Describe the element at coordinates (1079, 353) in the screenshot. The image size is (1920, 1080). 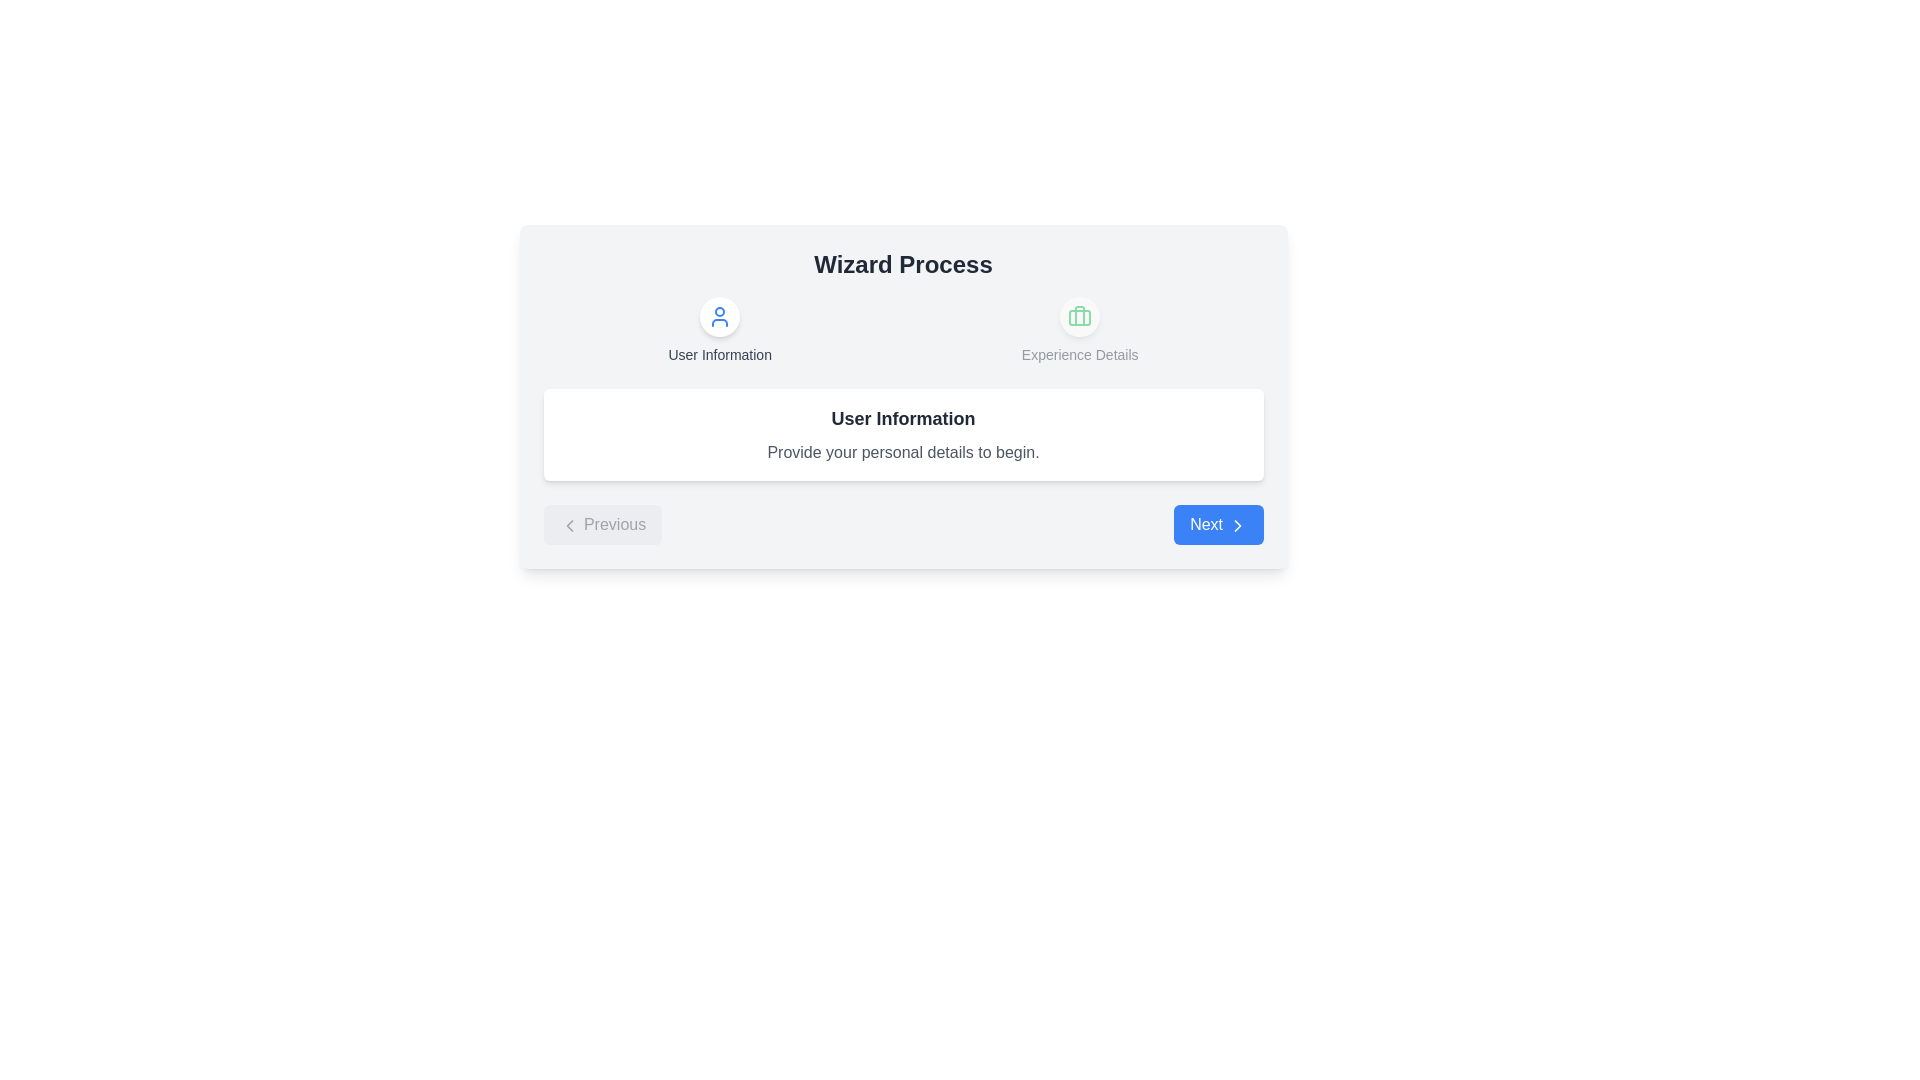
I see `the static text label that indicates user experiences, located beneath a briefcase icon and to the right of the 'User Information' section` at that location.